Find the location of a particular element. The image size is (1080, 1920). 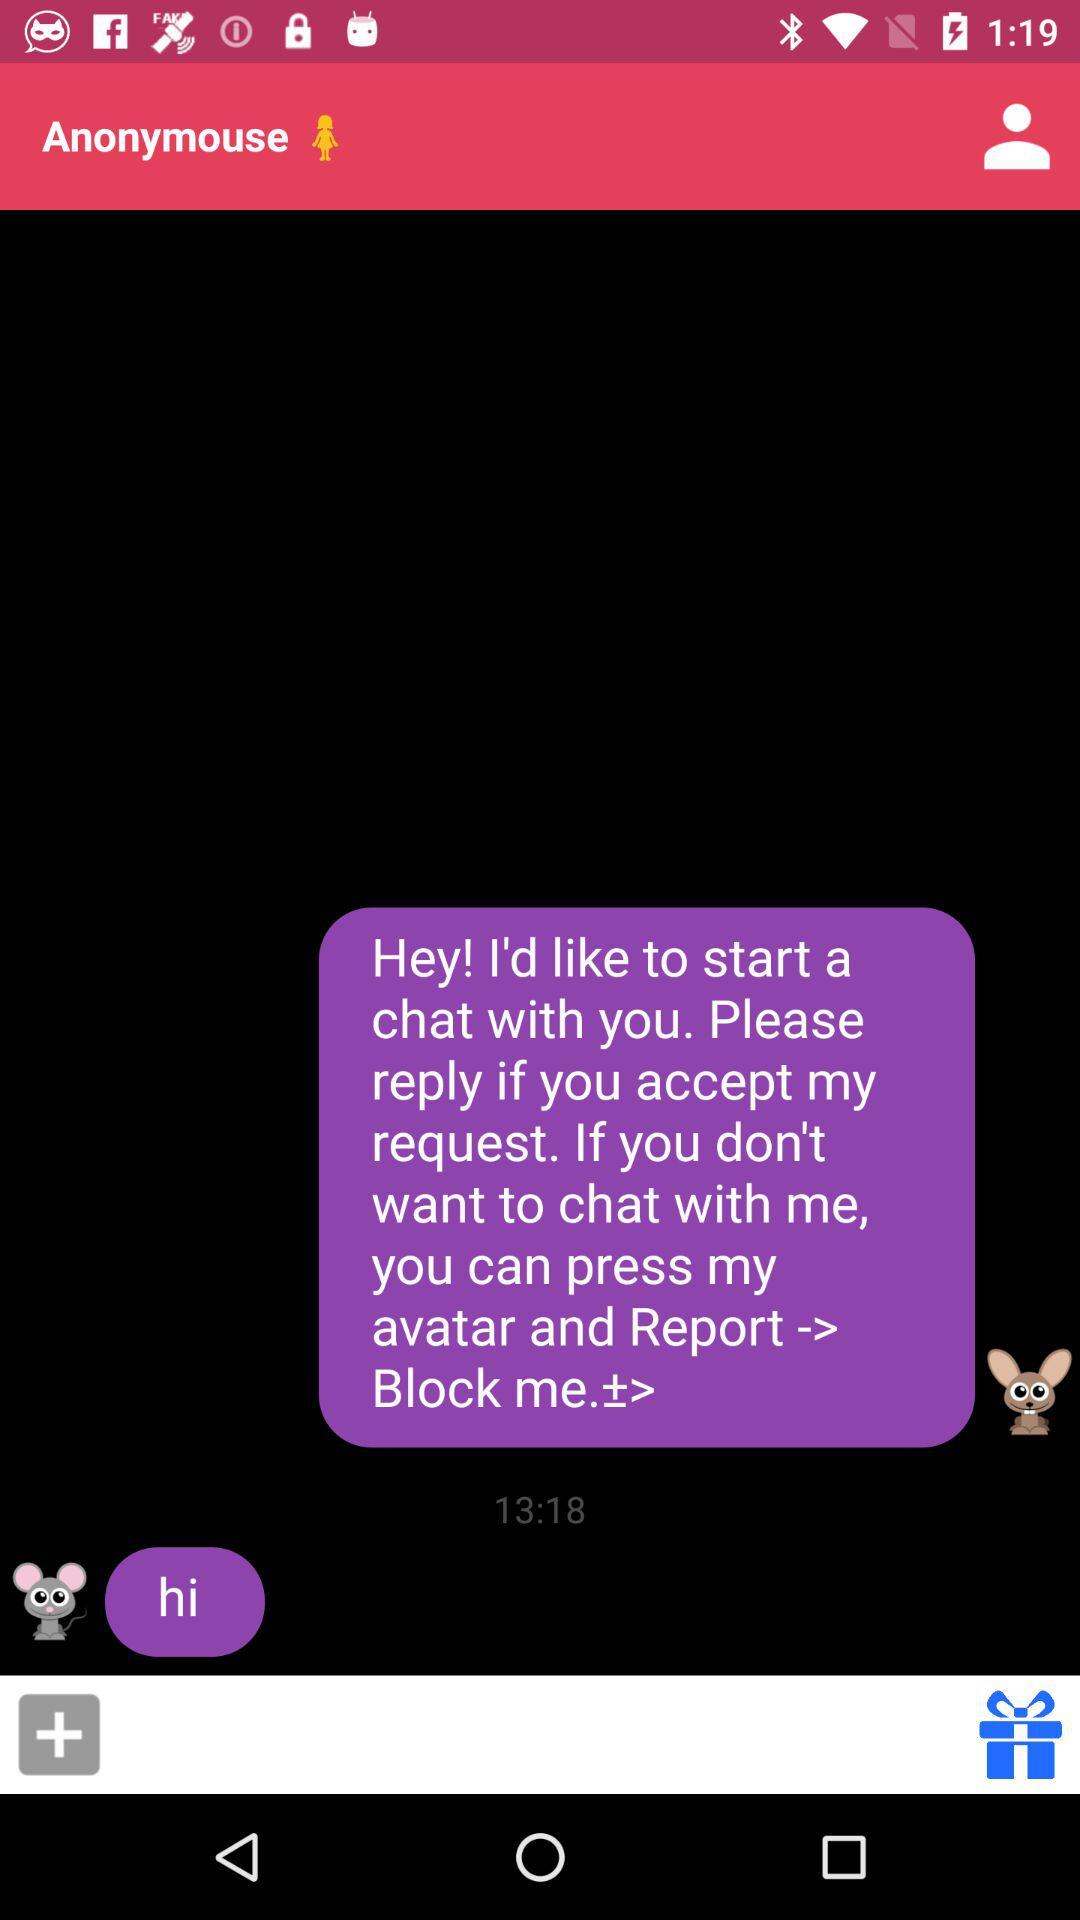

icon next to the hi  icon is located at coordinates (540, 1508).